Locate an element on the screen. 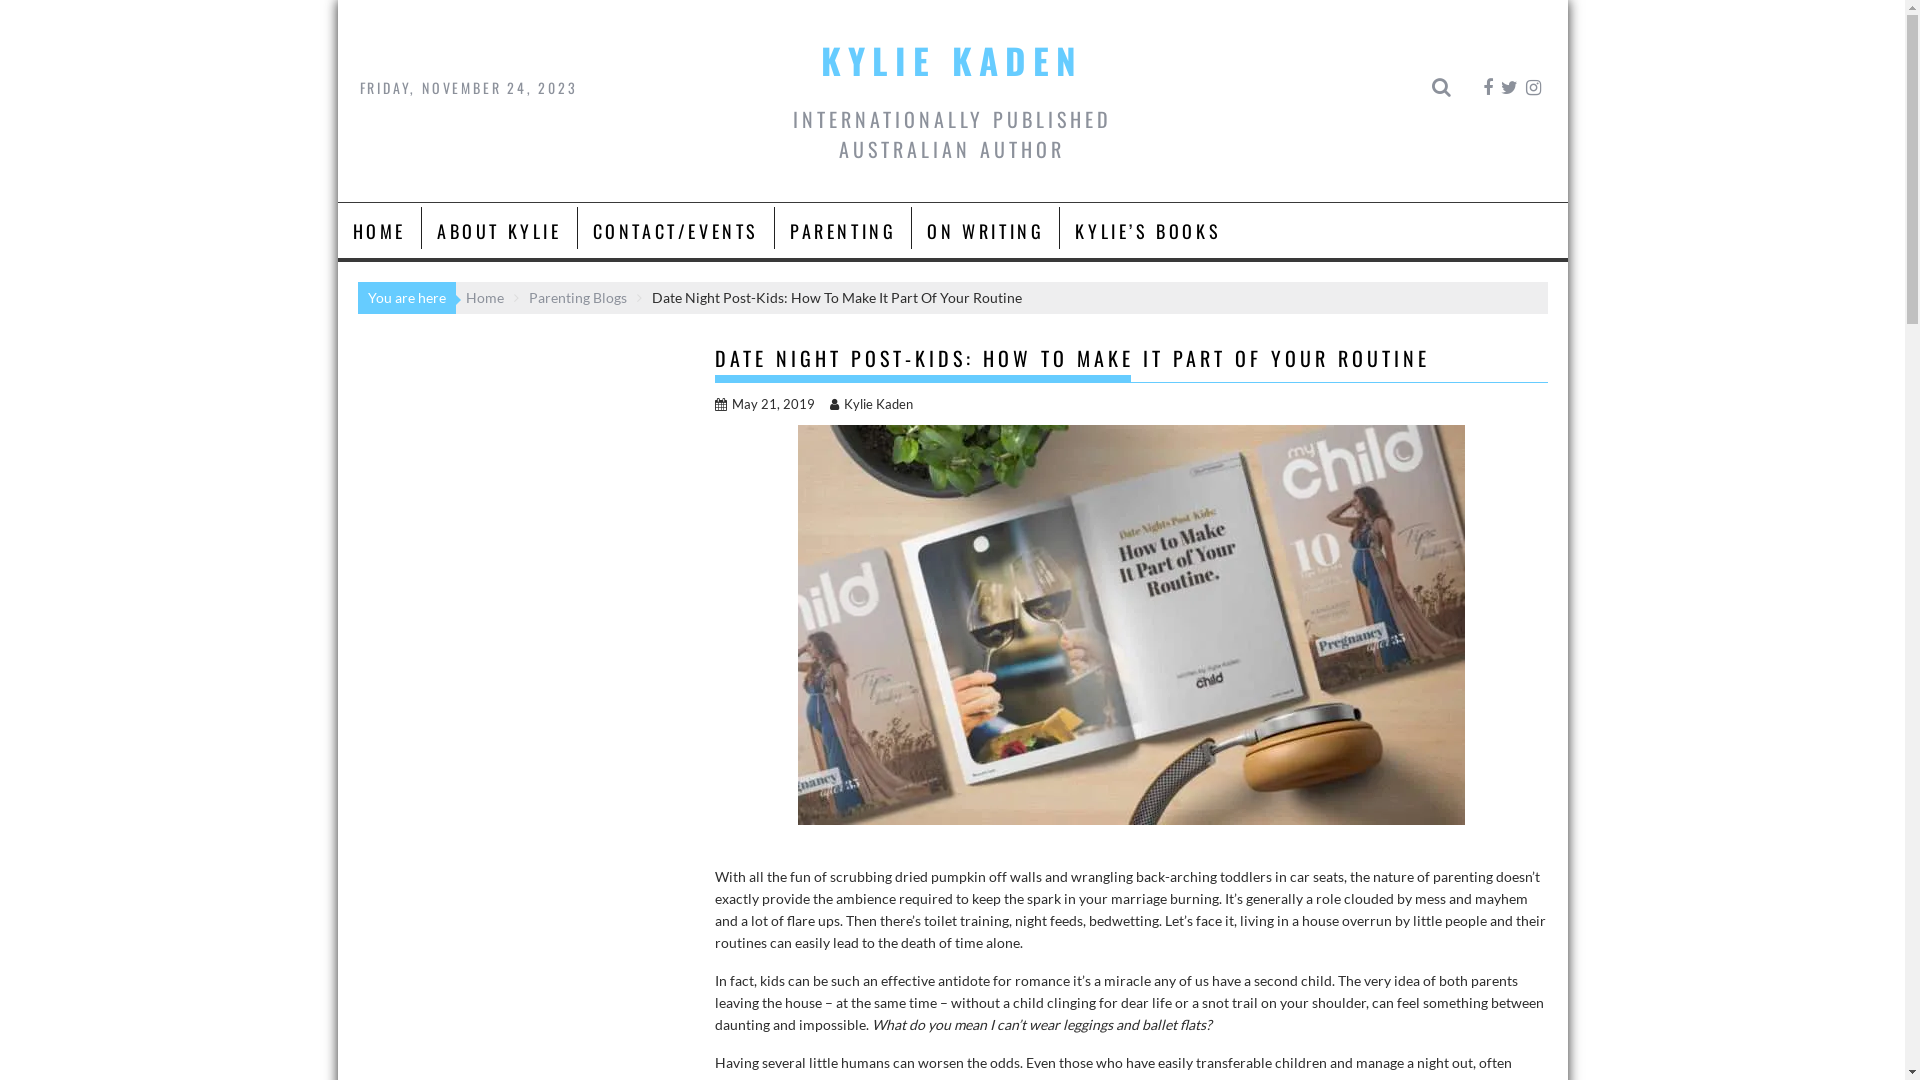 The height and width of the screenshot is (1080, 1920). 'Home' is located at coordinates (484, 297).